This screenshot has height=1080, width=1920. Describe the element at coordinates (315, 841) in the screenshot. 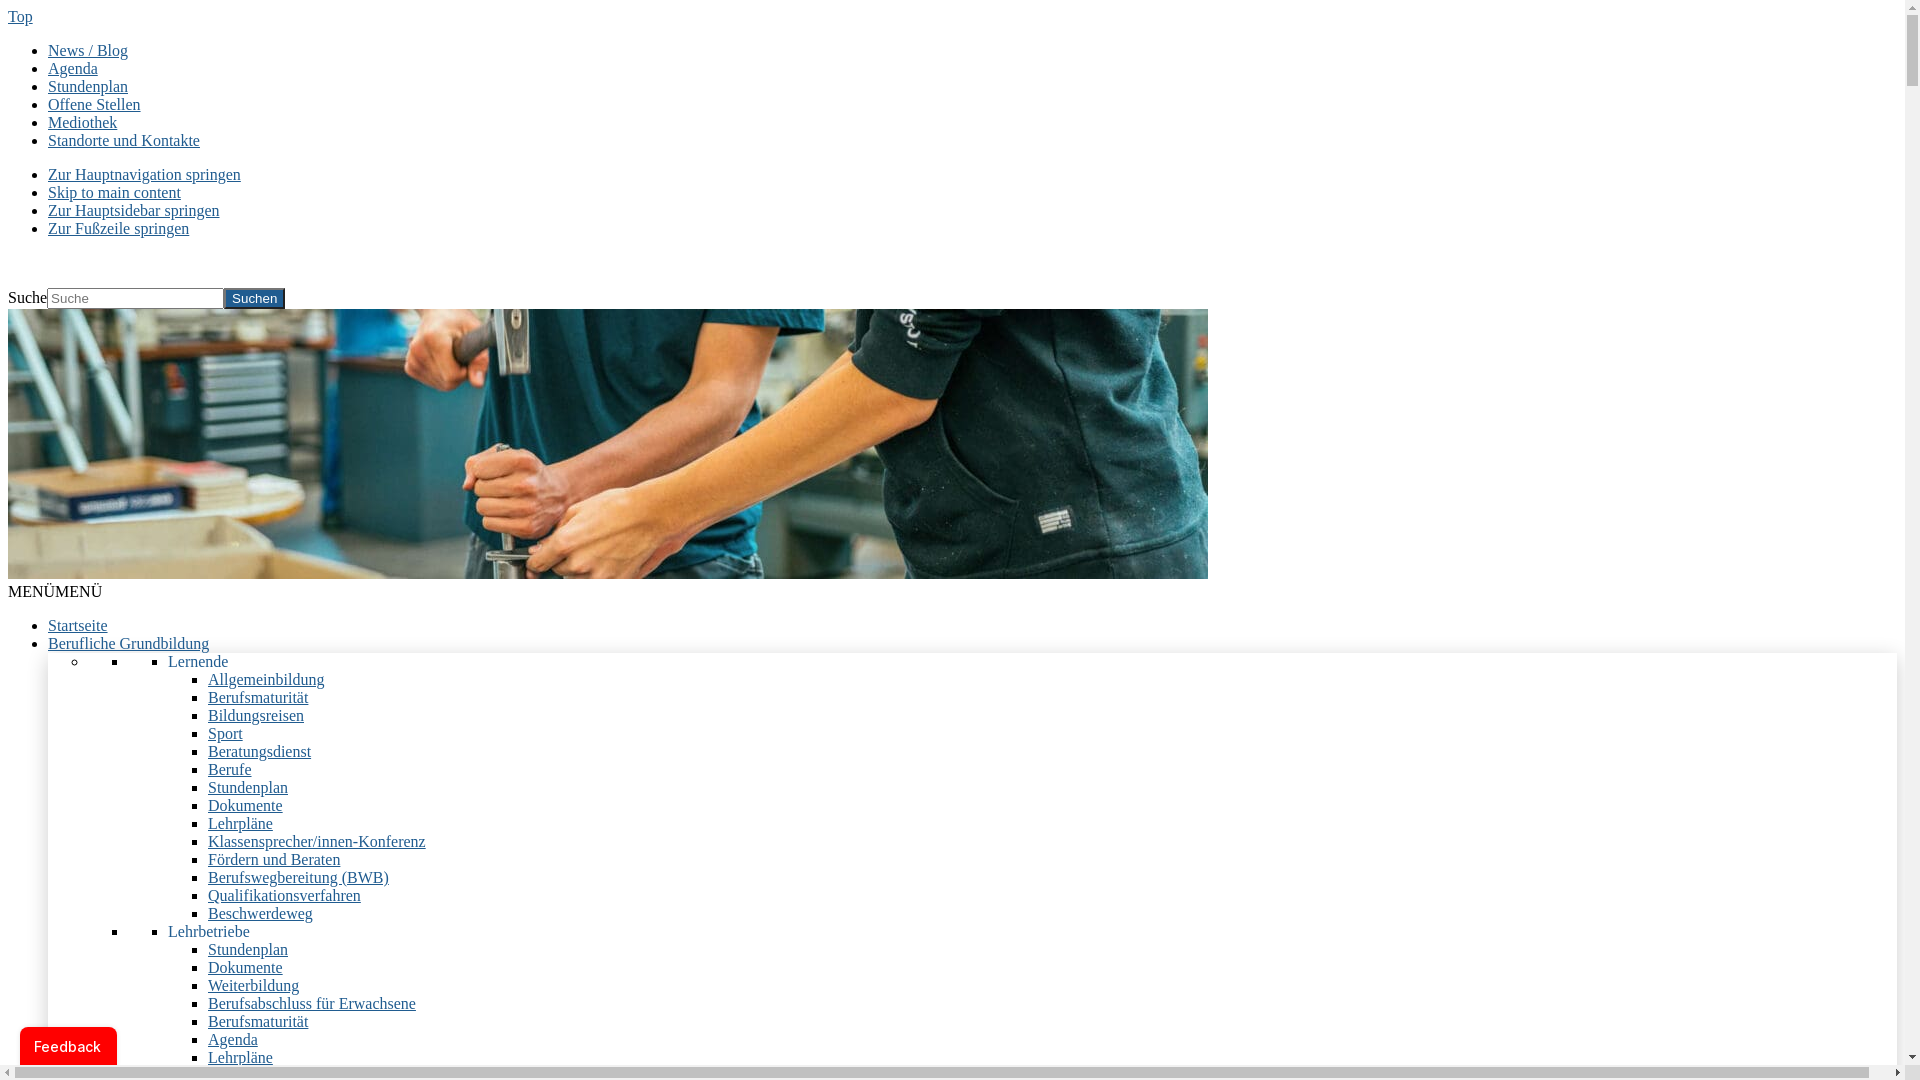

I see `'Klassensprecher/innen-Konferenz'` at that location.